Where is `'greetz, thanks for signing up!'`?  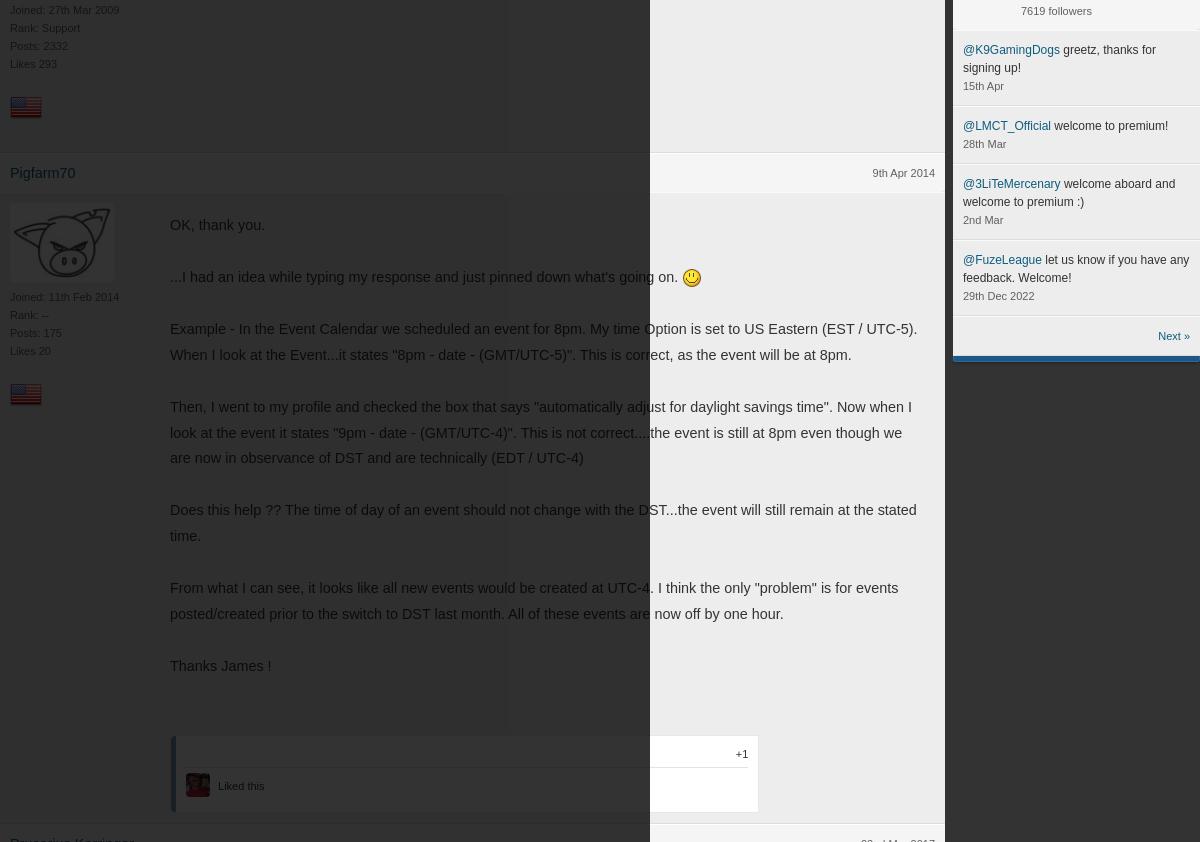 'greetz, thanks for signing up!' is located at coordinates (963, 58).